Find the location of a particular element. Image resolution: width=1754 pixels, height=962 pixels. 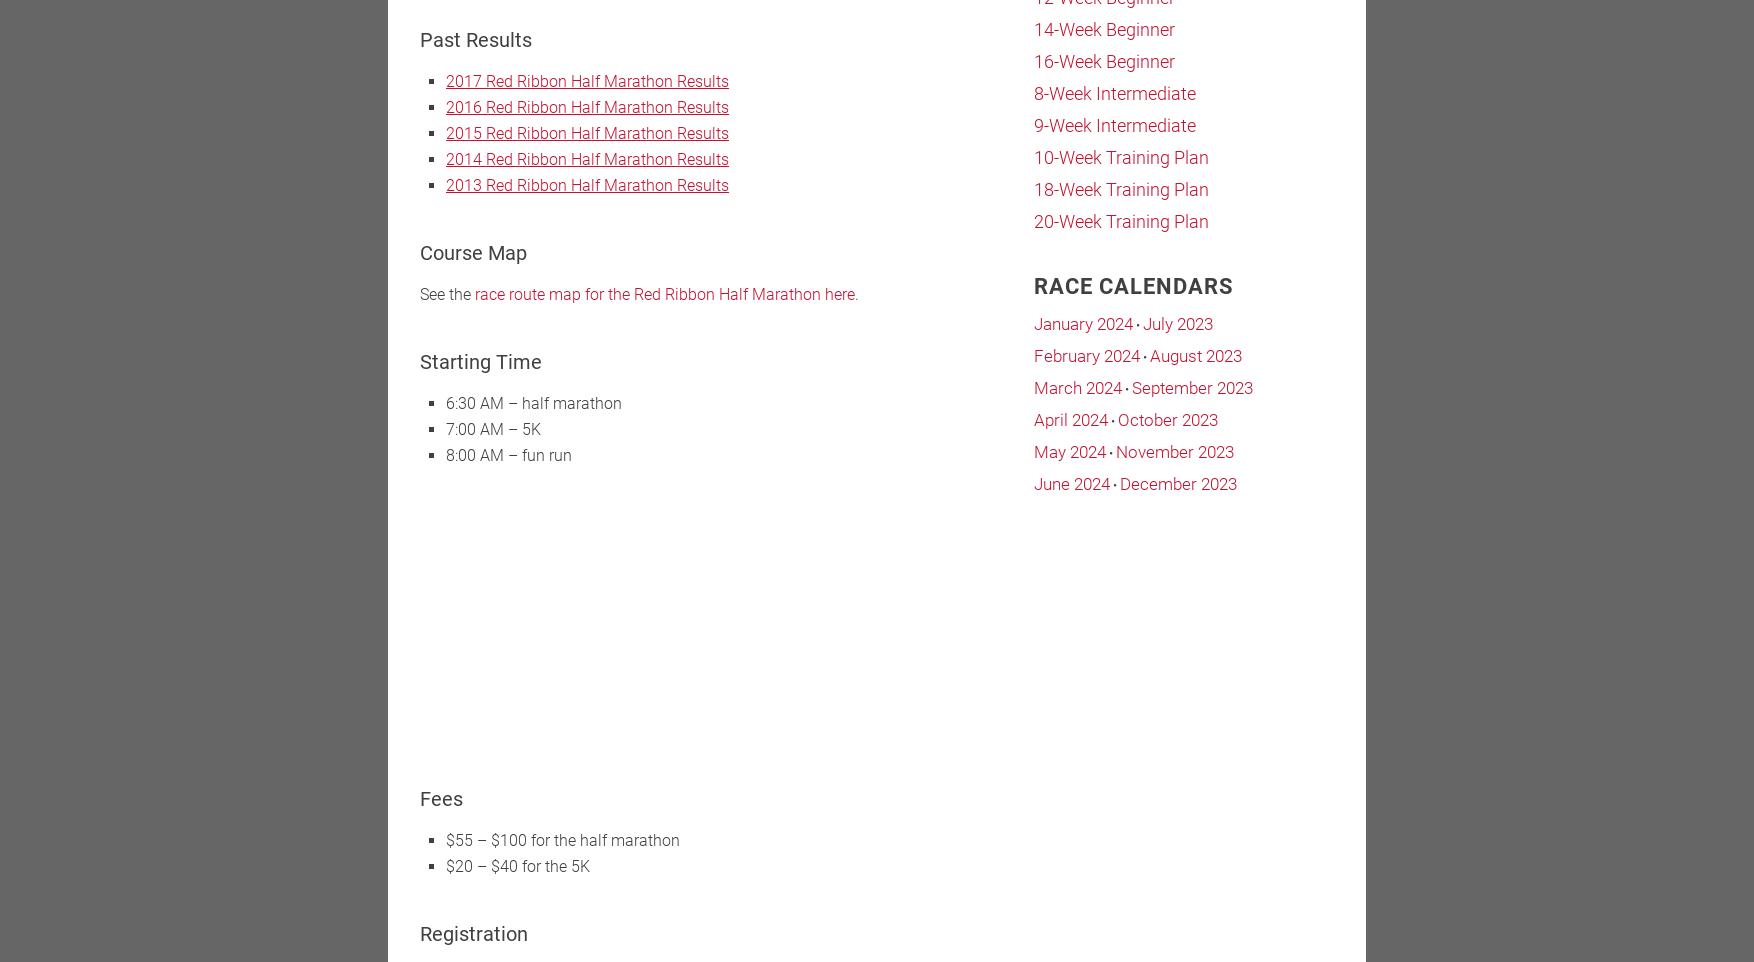

'March 2024' is located at coordinates (1078, 386).